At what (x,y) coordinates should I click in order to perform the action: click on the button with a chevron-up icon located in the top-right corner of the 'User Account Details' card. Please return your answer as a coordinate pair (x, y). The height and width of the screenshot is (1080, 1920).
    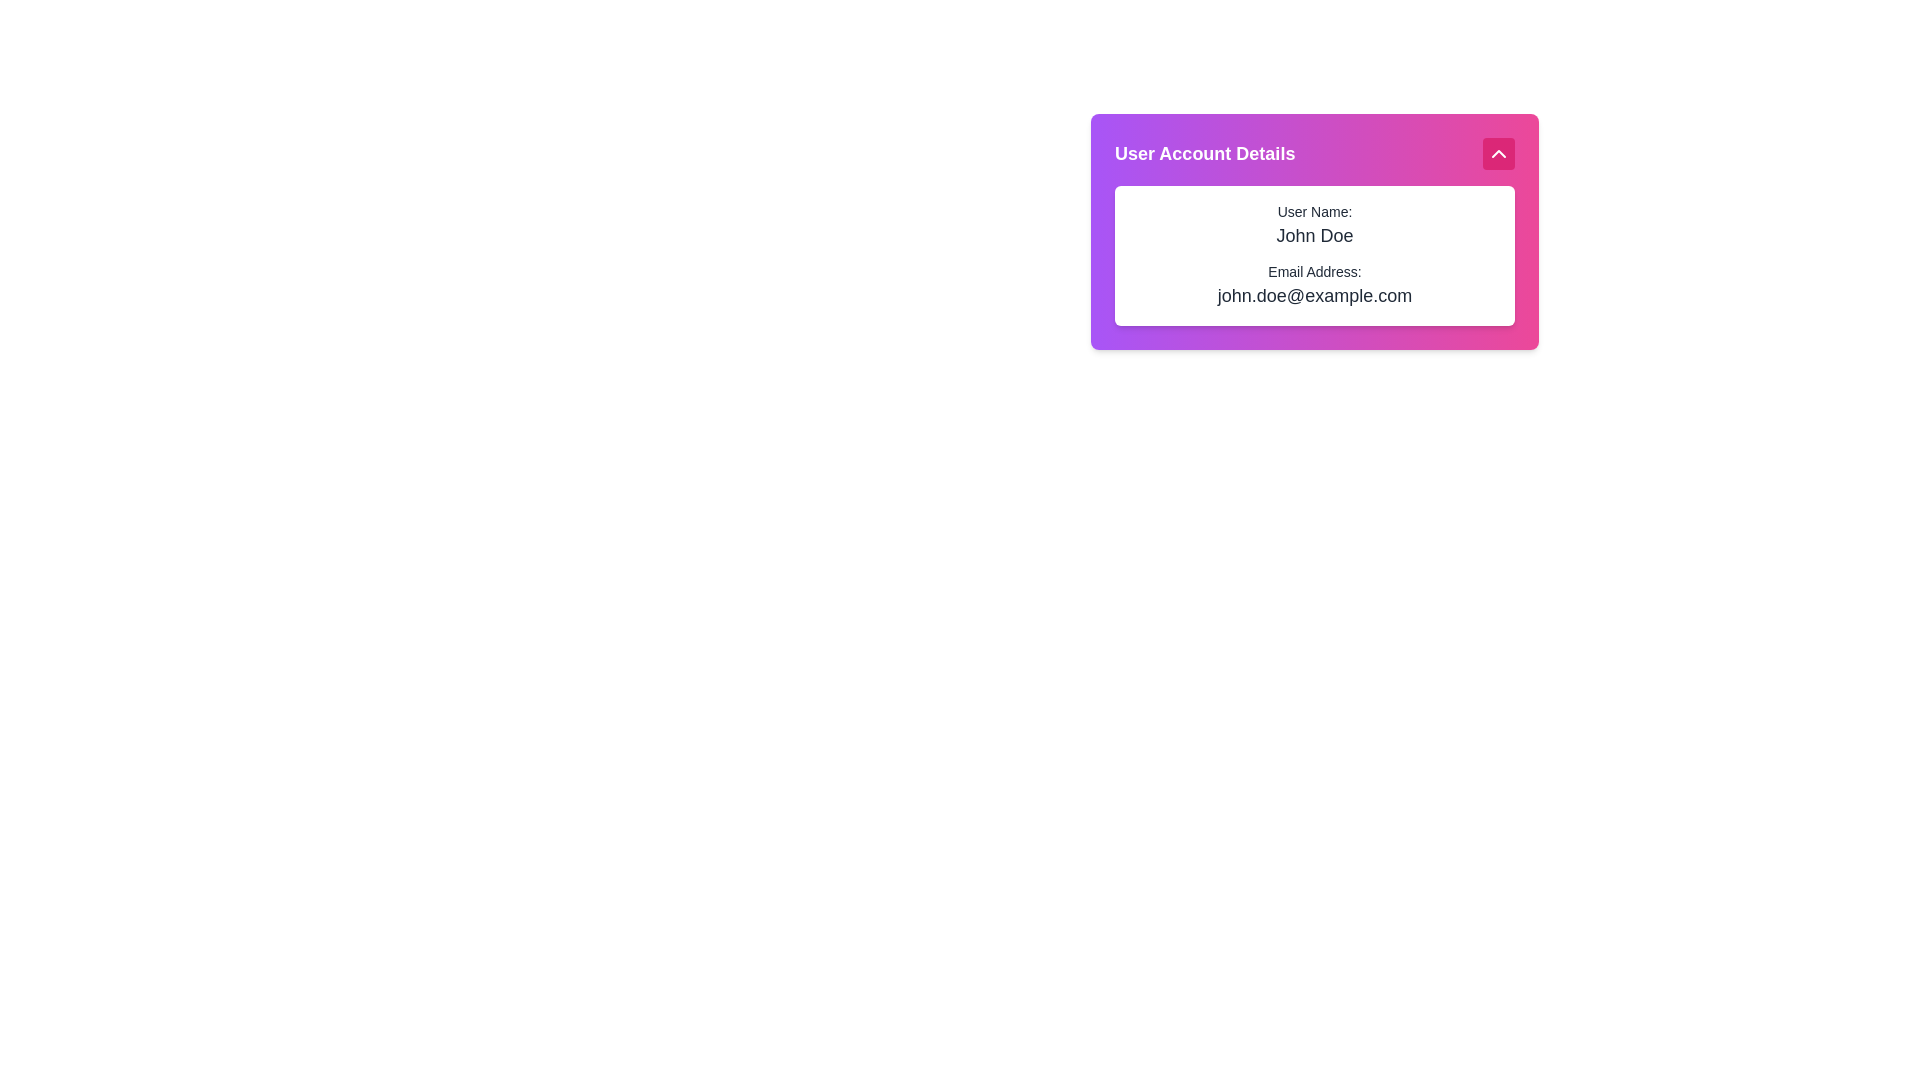
    Looking at the image, I should click on (1498, 153).